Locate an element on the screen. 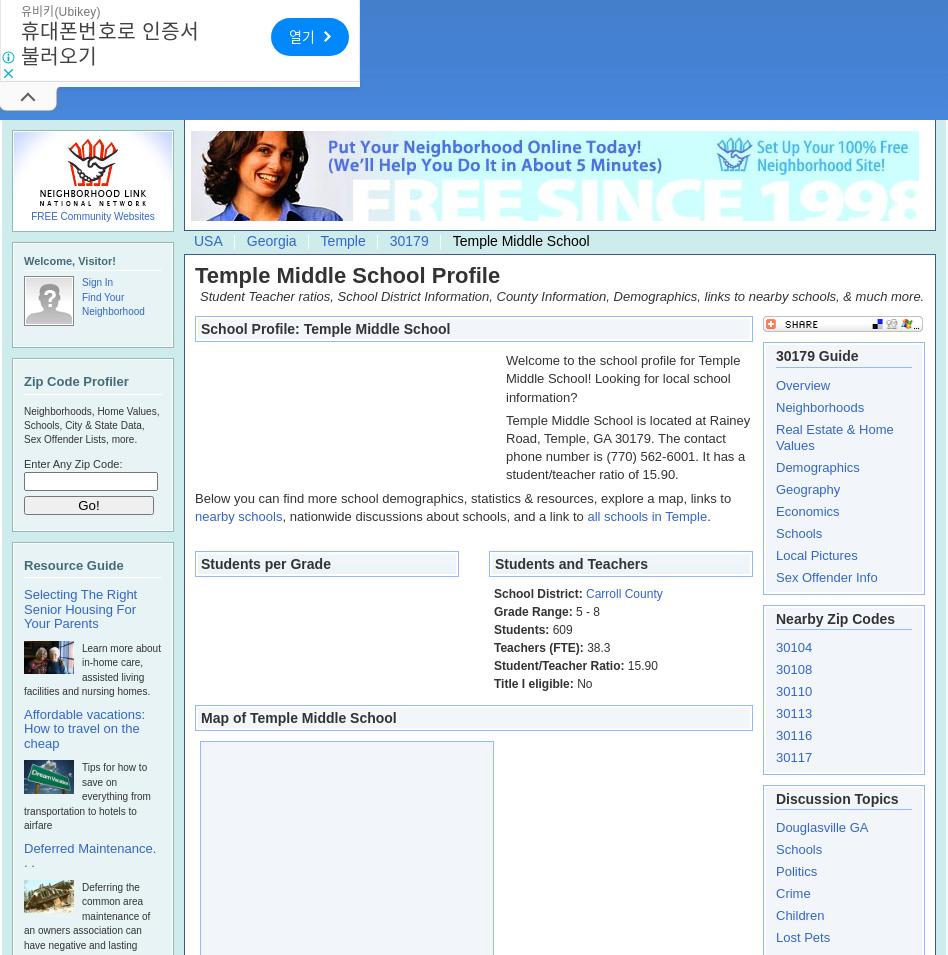  'Discussion Topics' is located at coordinates (835, 797).